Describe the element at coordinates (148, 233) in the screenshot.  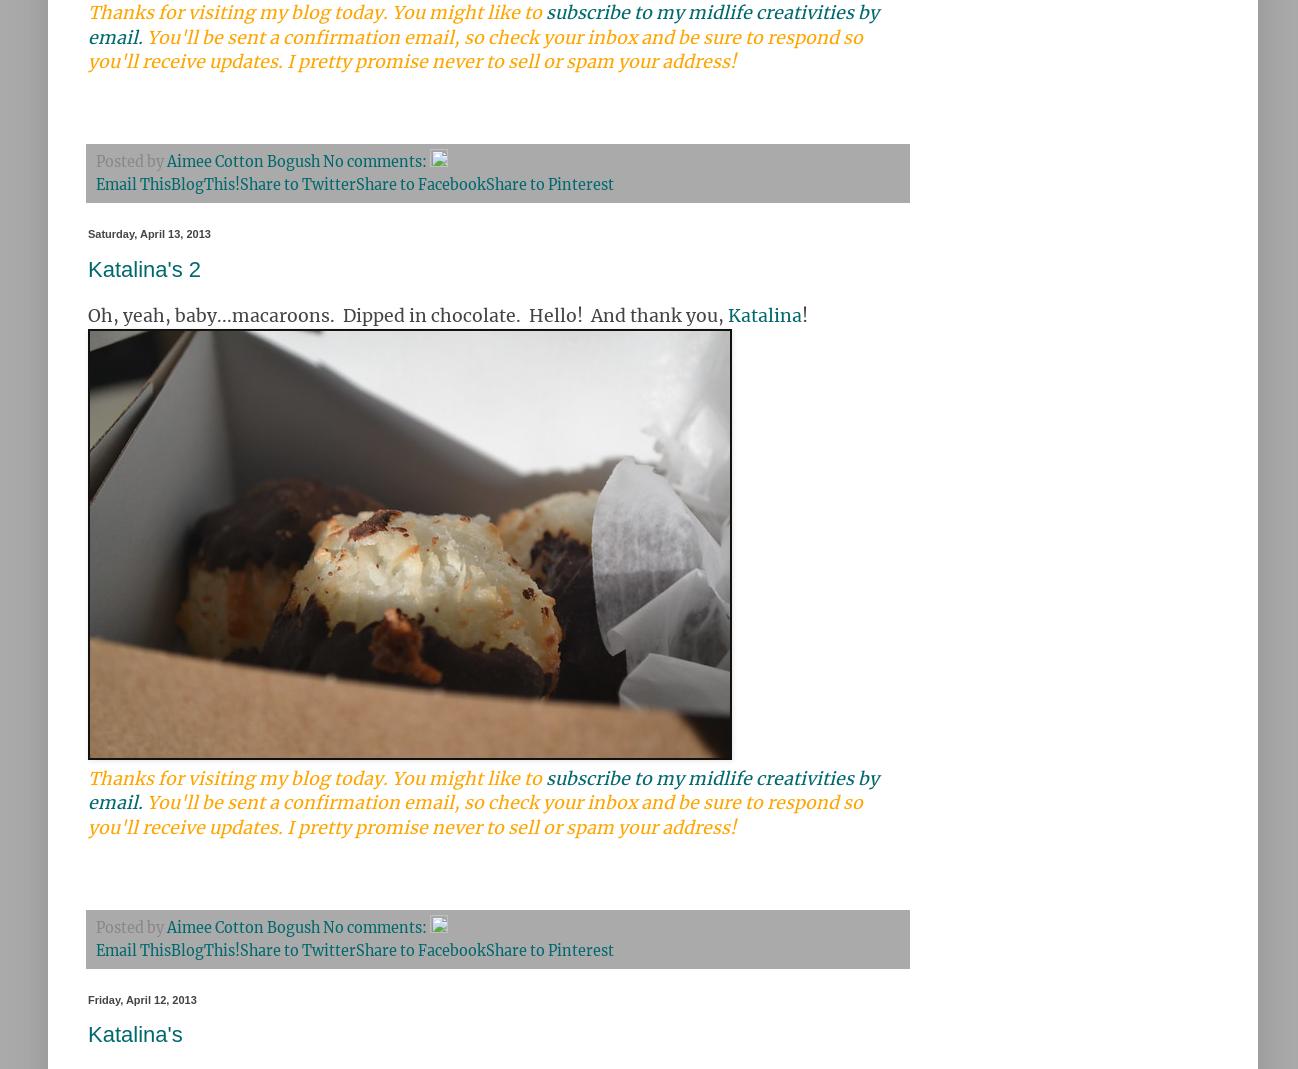
I see `'Saturday, April 13, 2013'` at that location.